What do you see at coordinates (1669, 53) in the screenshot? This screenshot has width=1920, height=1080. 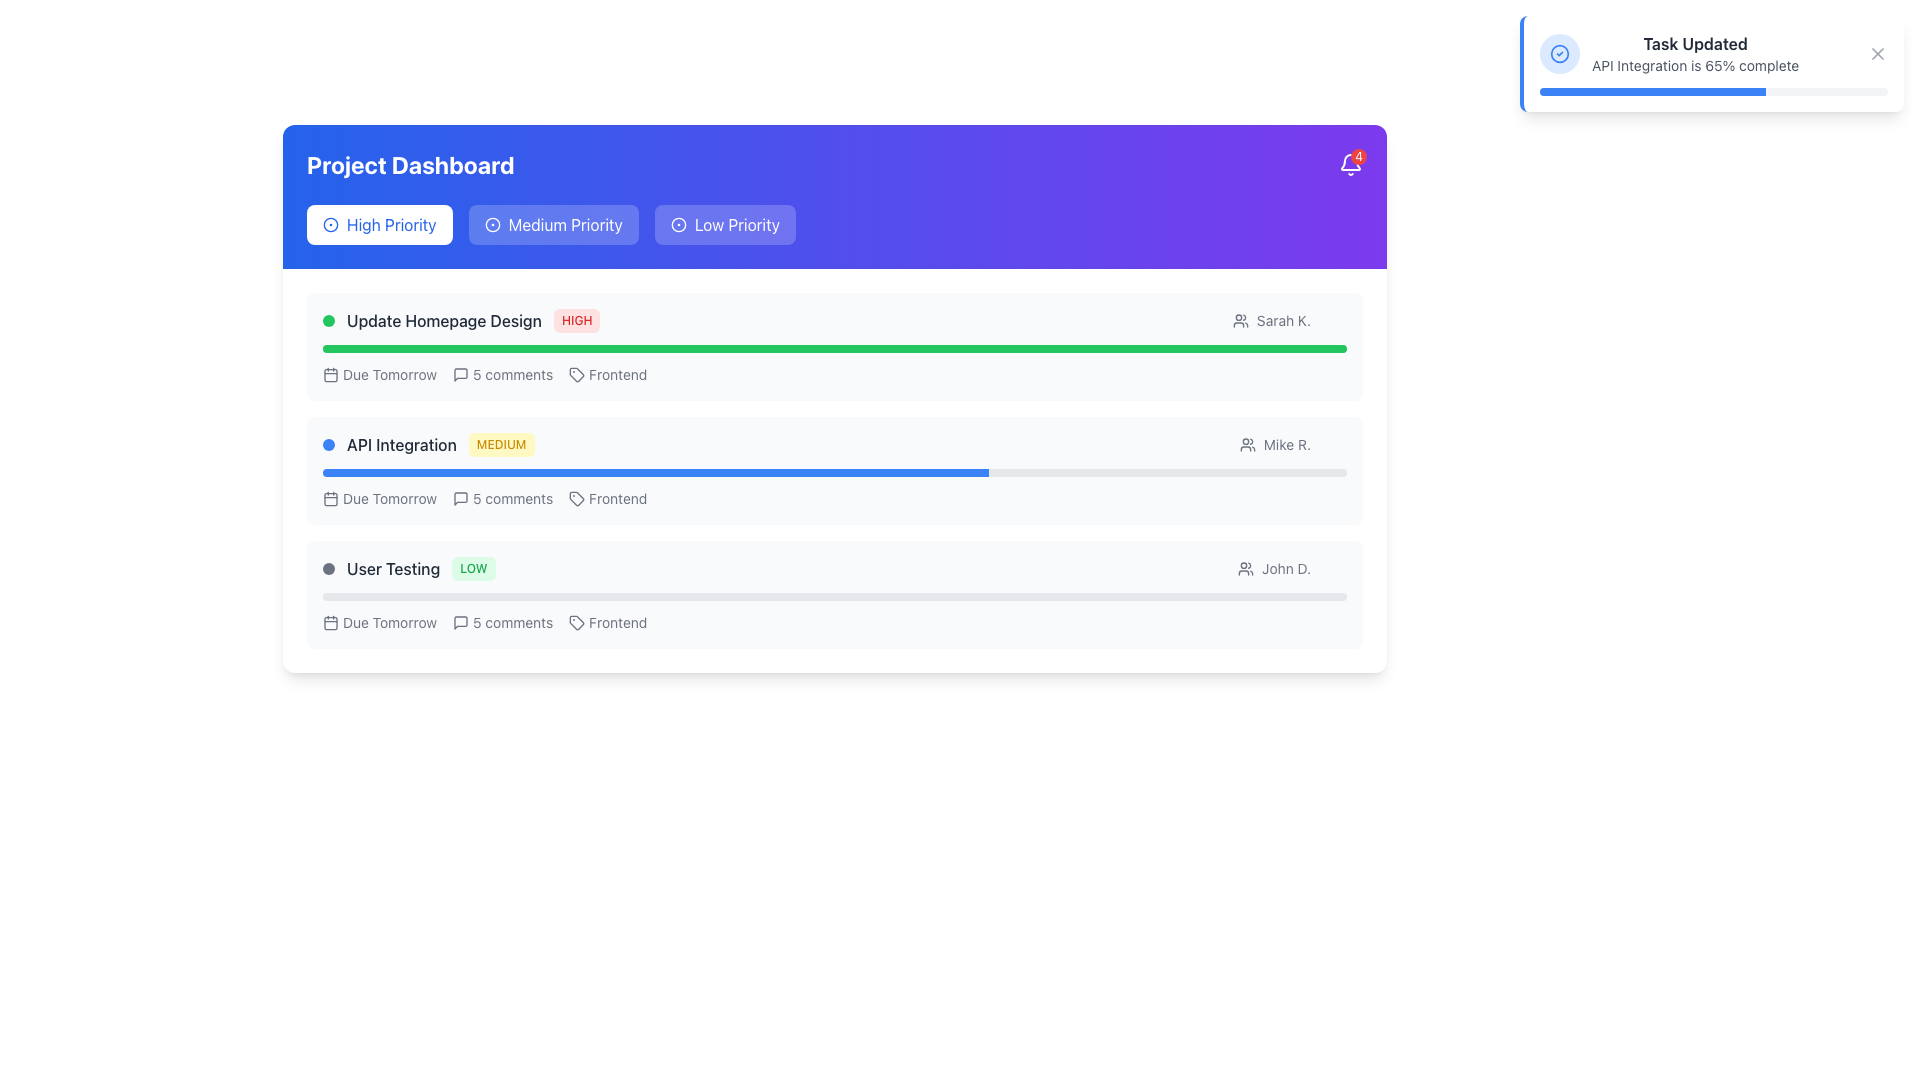 I see `the Informational notification widget that indicates the API Integration task is 65% complete, located in the top right corner of the interface` at bounding box center [1669, 53].